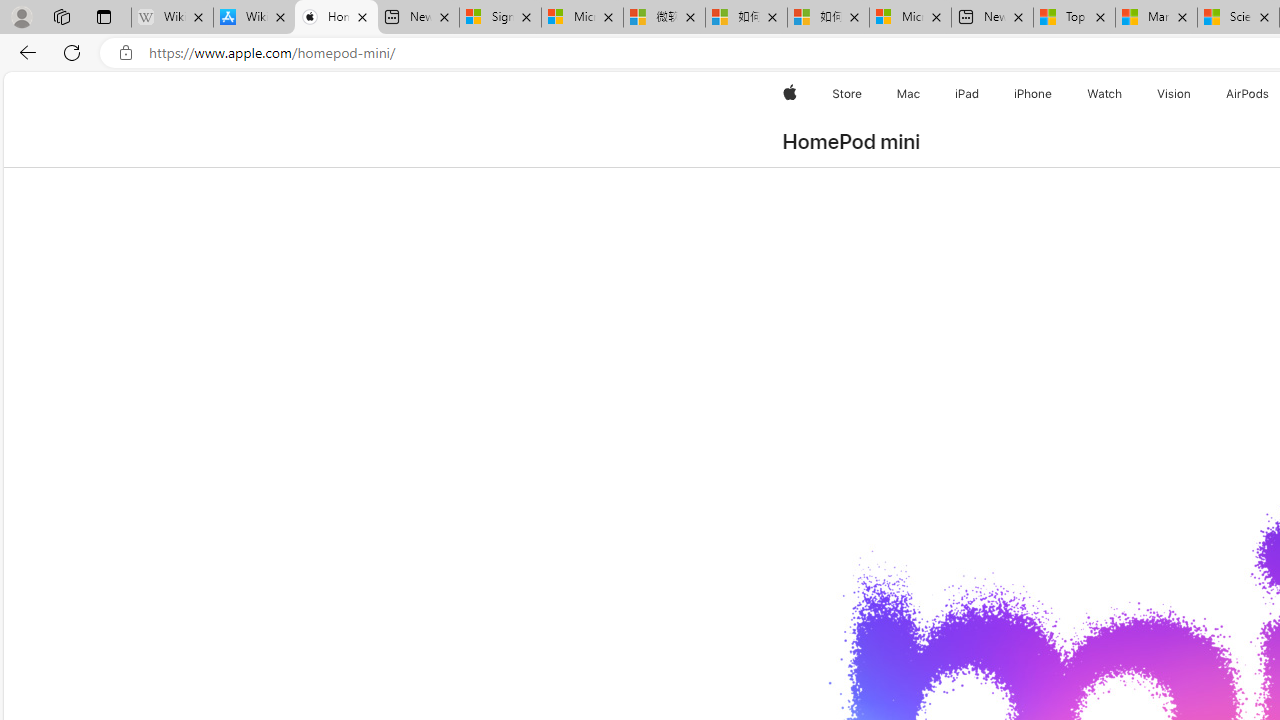 Image resolution: width=1280 pixels, height=720 pixels. Describe the element at coordinates (336, 17) in the screenshot. I see `'HomePod mini - Apple'` at that location.